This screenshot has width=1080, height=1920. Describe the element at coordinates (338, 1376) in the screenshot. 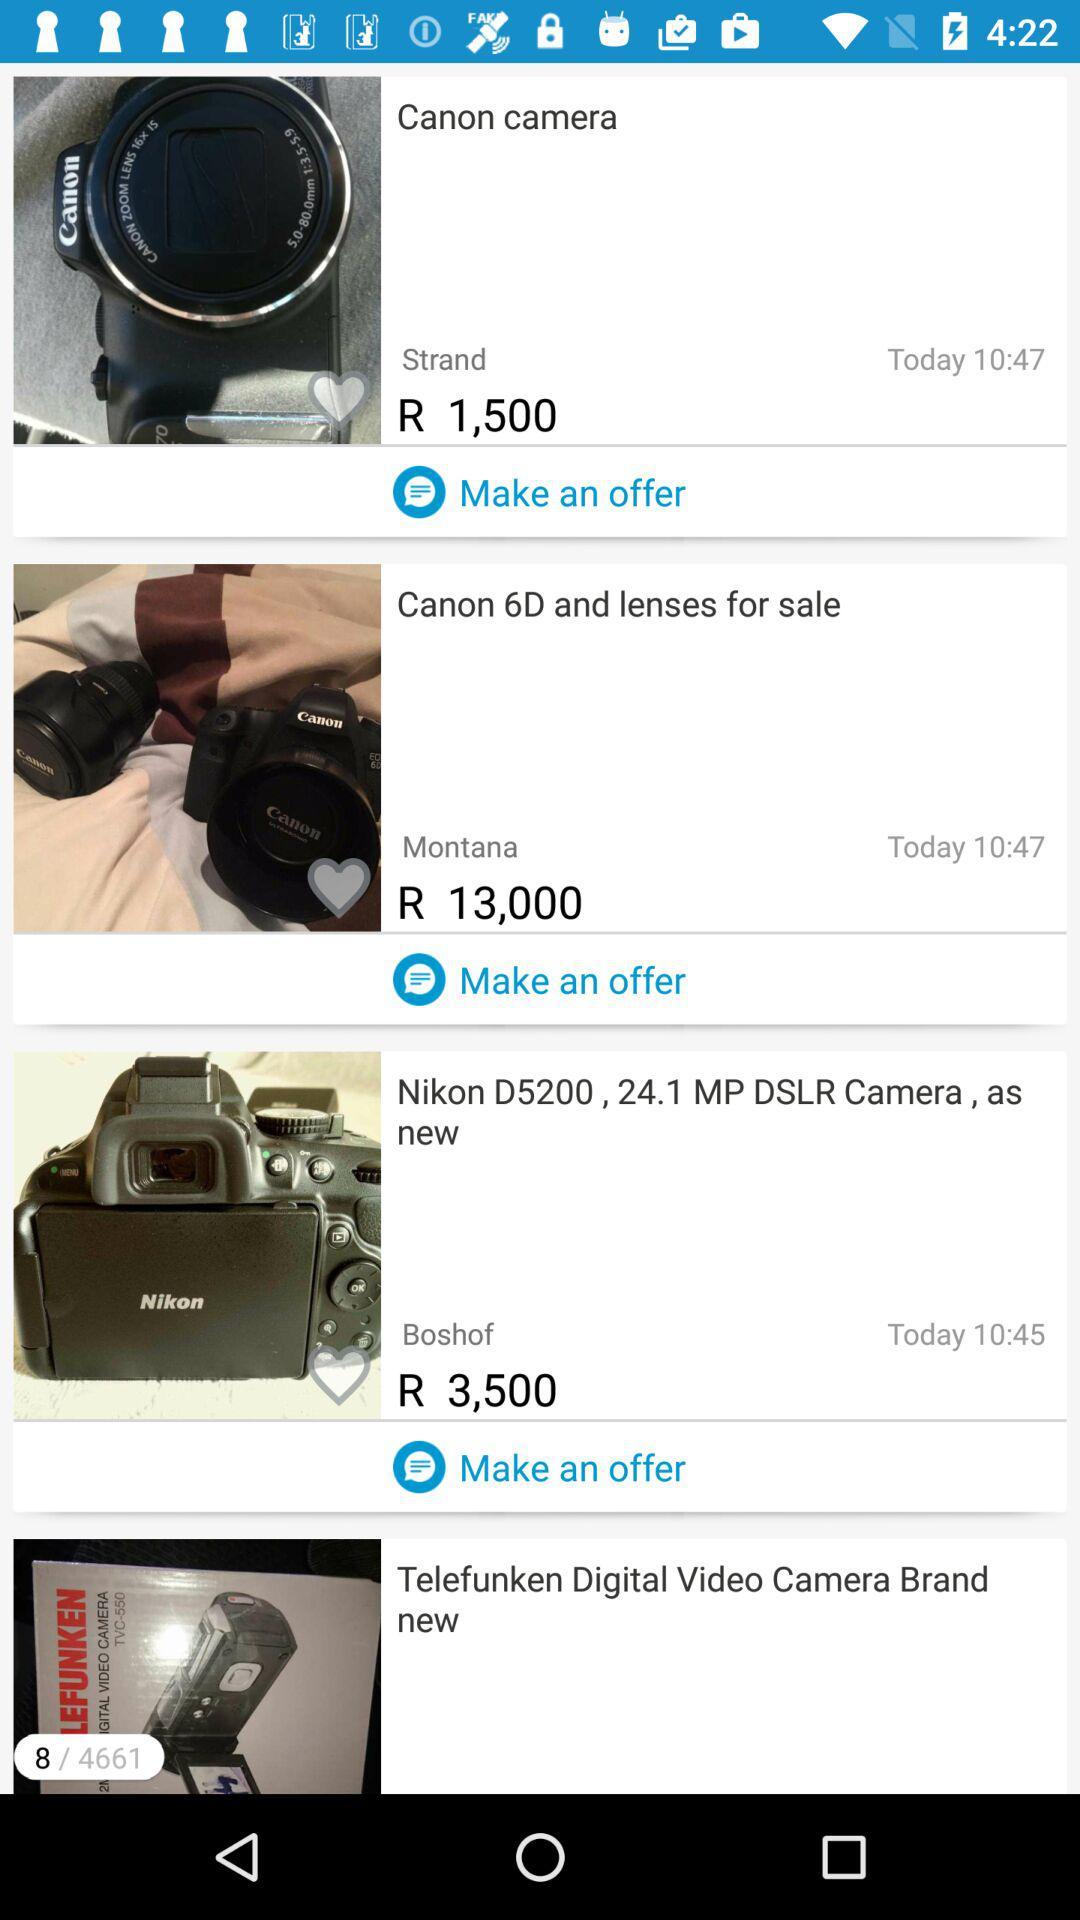

I see `favorite` at that location.